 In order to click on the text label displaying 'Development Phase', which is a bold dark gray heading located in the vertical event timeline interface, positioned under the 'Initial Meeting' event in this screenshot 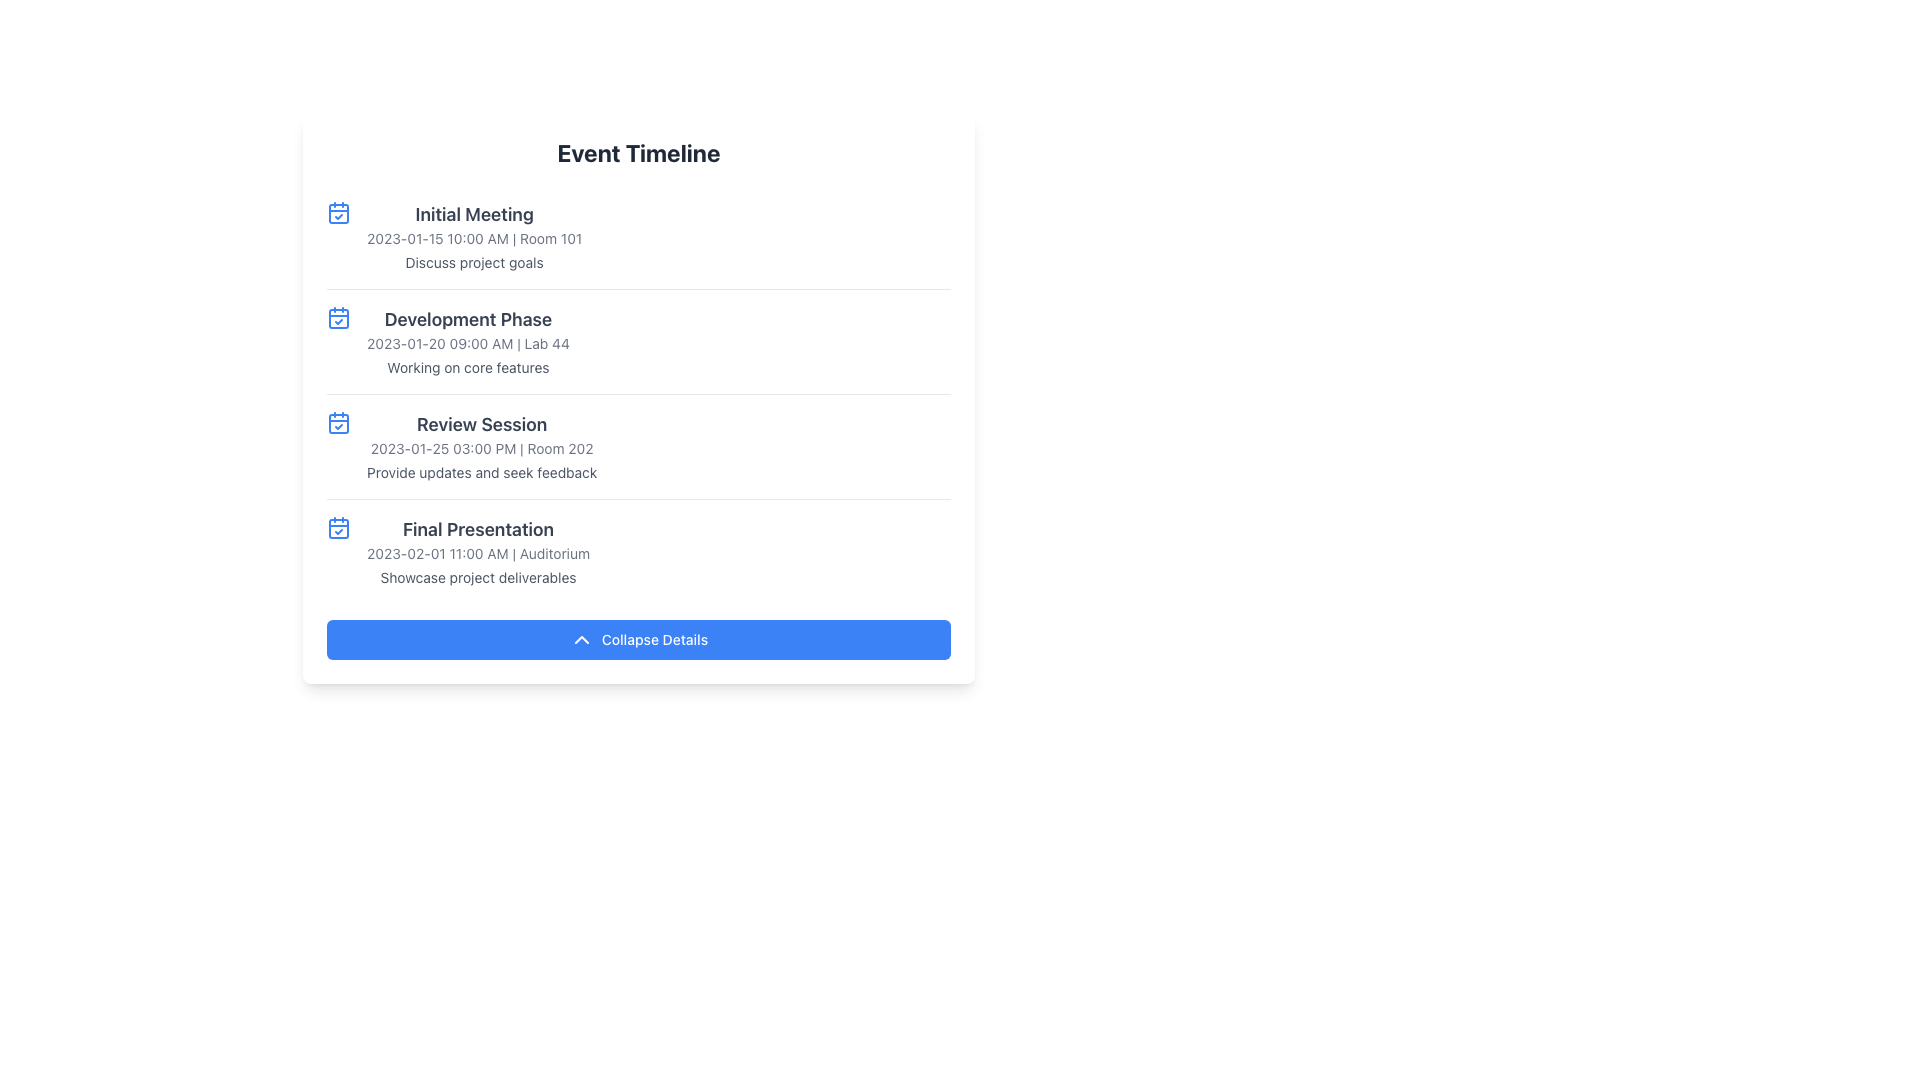, I will do `click(467, 319)`.